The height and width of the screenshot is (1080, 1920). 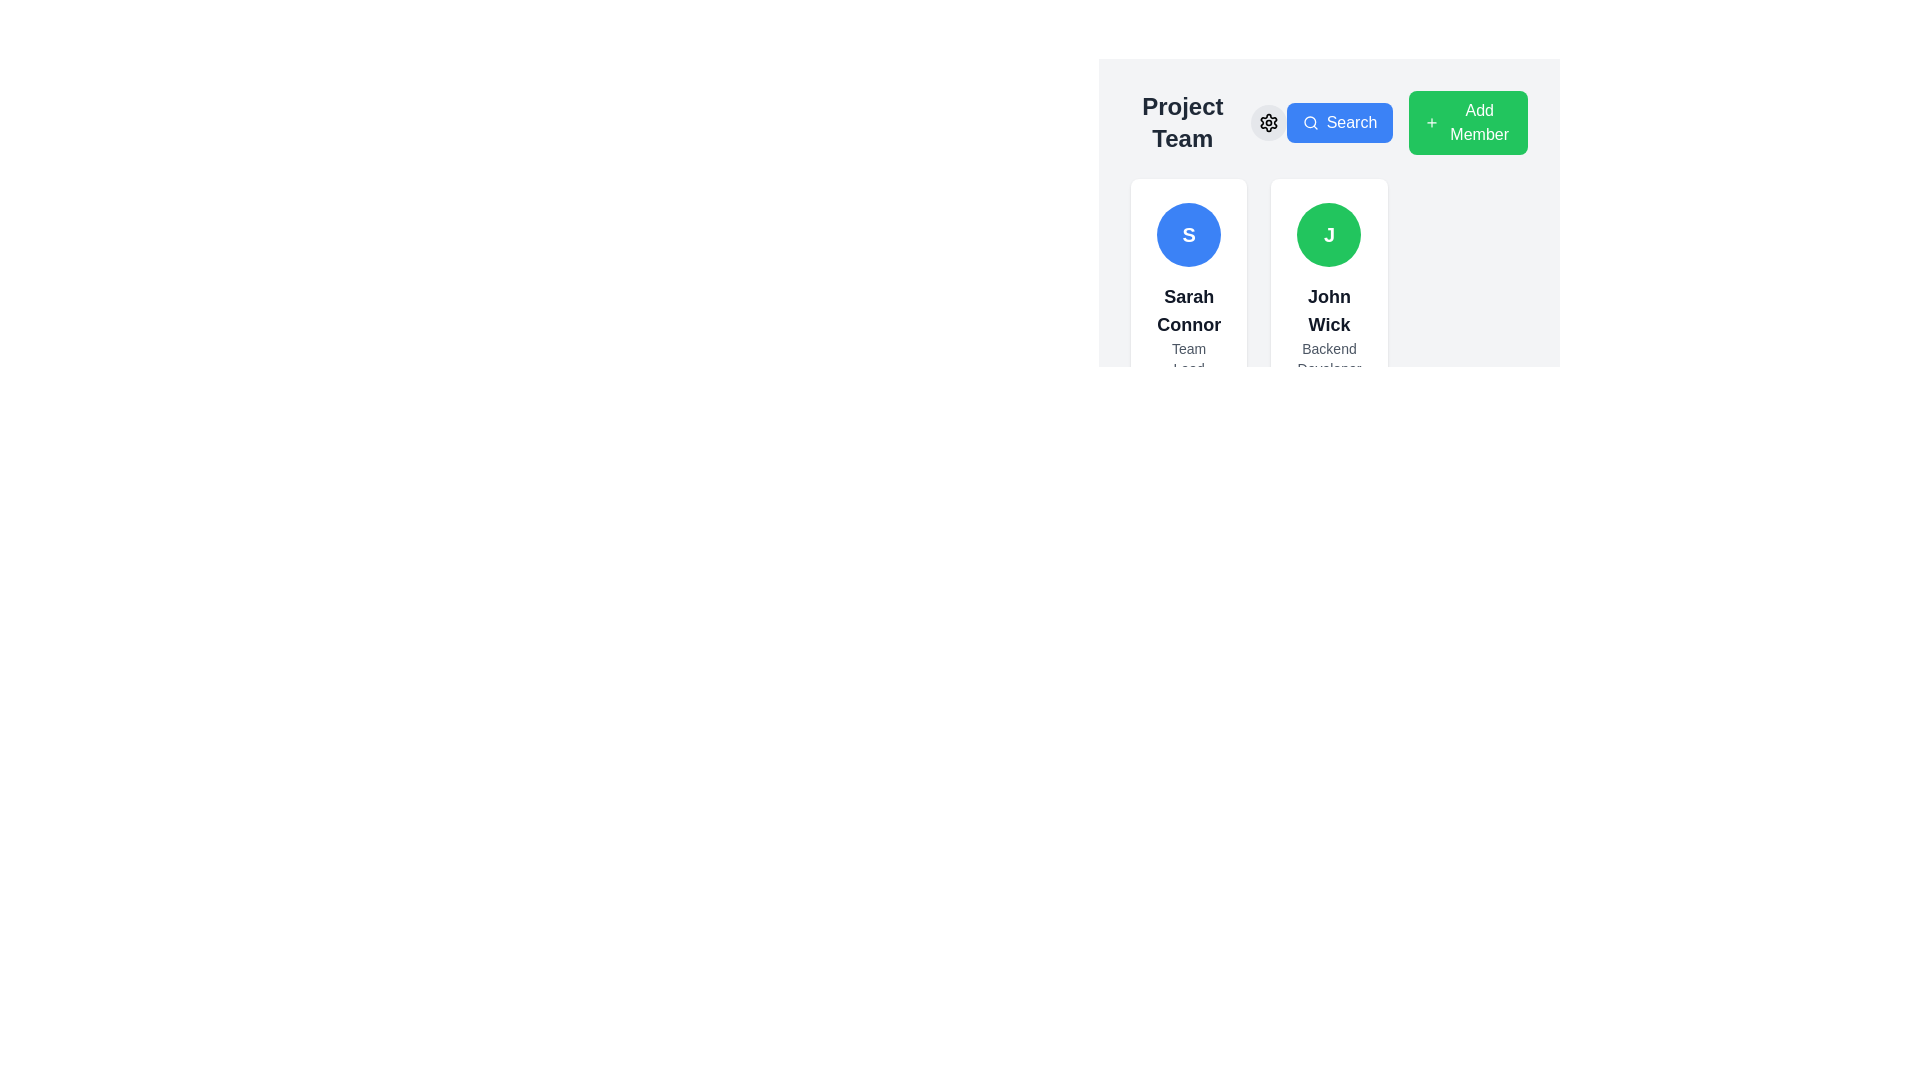 I want to click on the Informative Card representing user 'John Wick', which displays their role as a Backend Developer, located in the second column of a three-column grid, under the 'Project Team' header, so click(x=1329, y=290).